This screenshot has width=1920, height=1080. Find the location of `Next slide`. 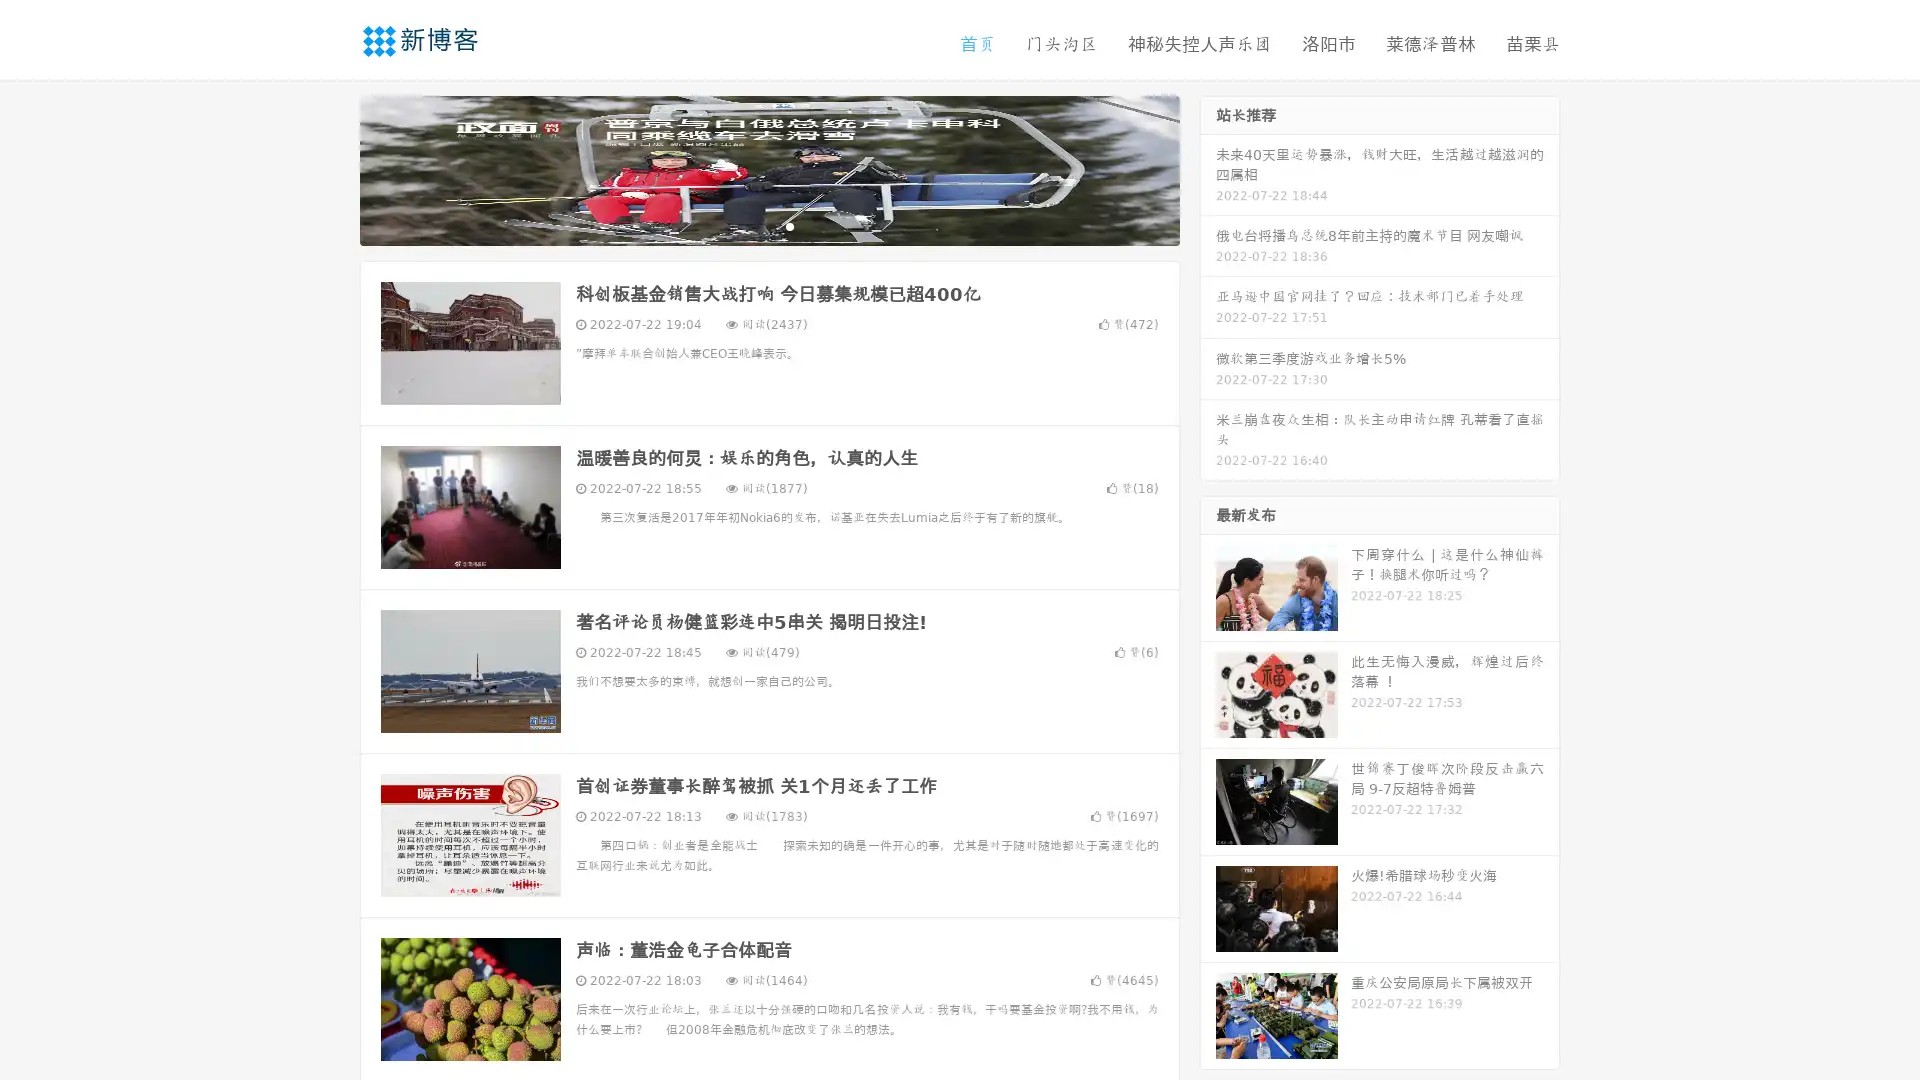

Next slide is located at coordinates (1208, 168).